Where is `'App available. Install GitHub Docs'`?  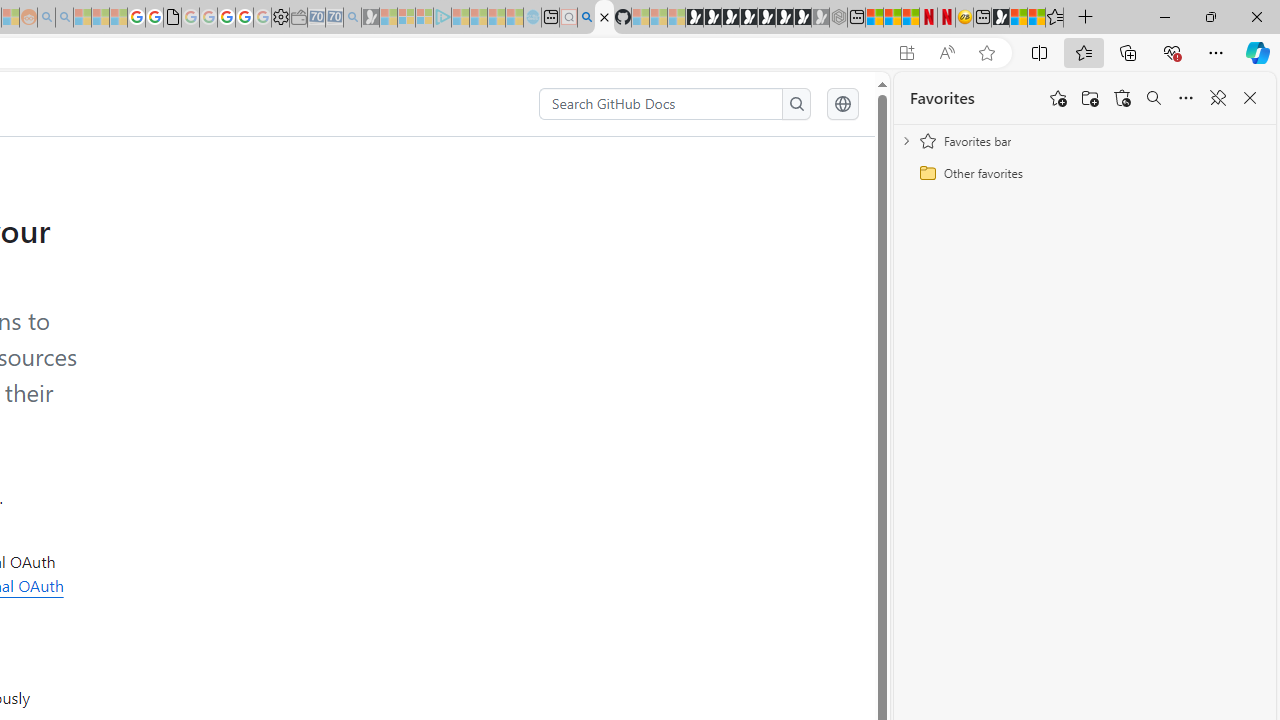
'App available. Install GitHub Docs' is located at coordinates (905, 52).